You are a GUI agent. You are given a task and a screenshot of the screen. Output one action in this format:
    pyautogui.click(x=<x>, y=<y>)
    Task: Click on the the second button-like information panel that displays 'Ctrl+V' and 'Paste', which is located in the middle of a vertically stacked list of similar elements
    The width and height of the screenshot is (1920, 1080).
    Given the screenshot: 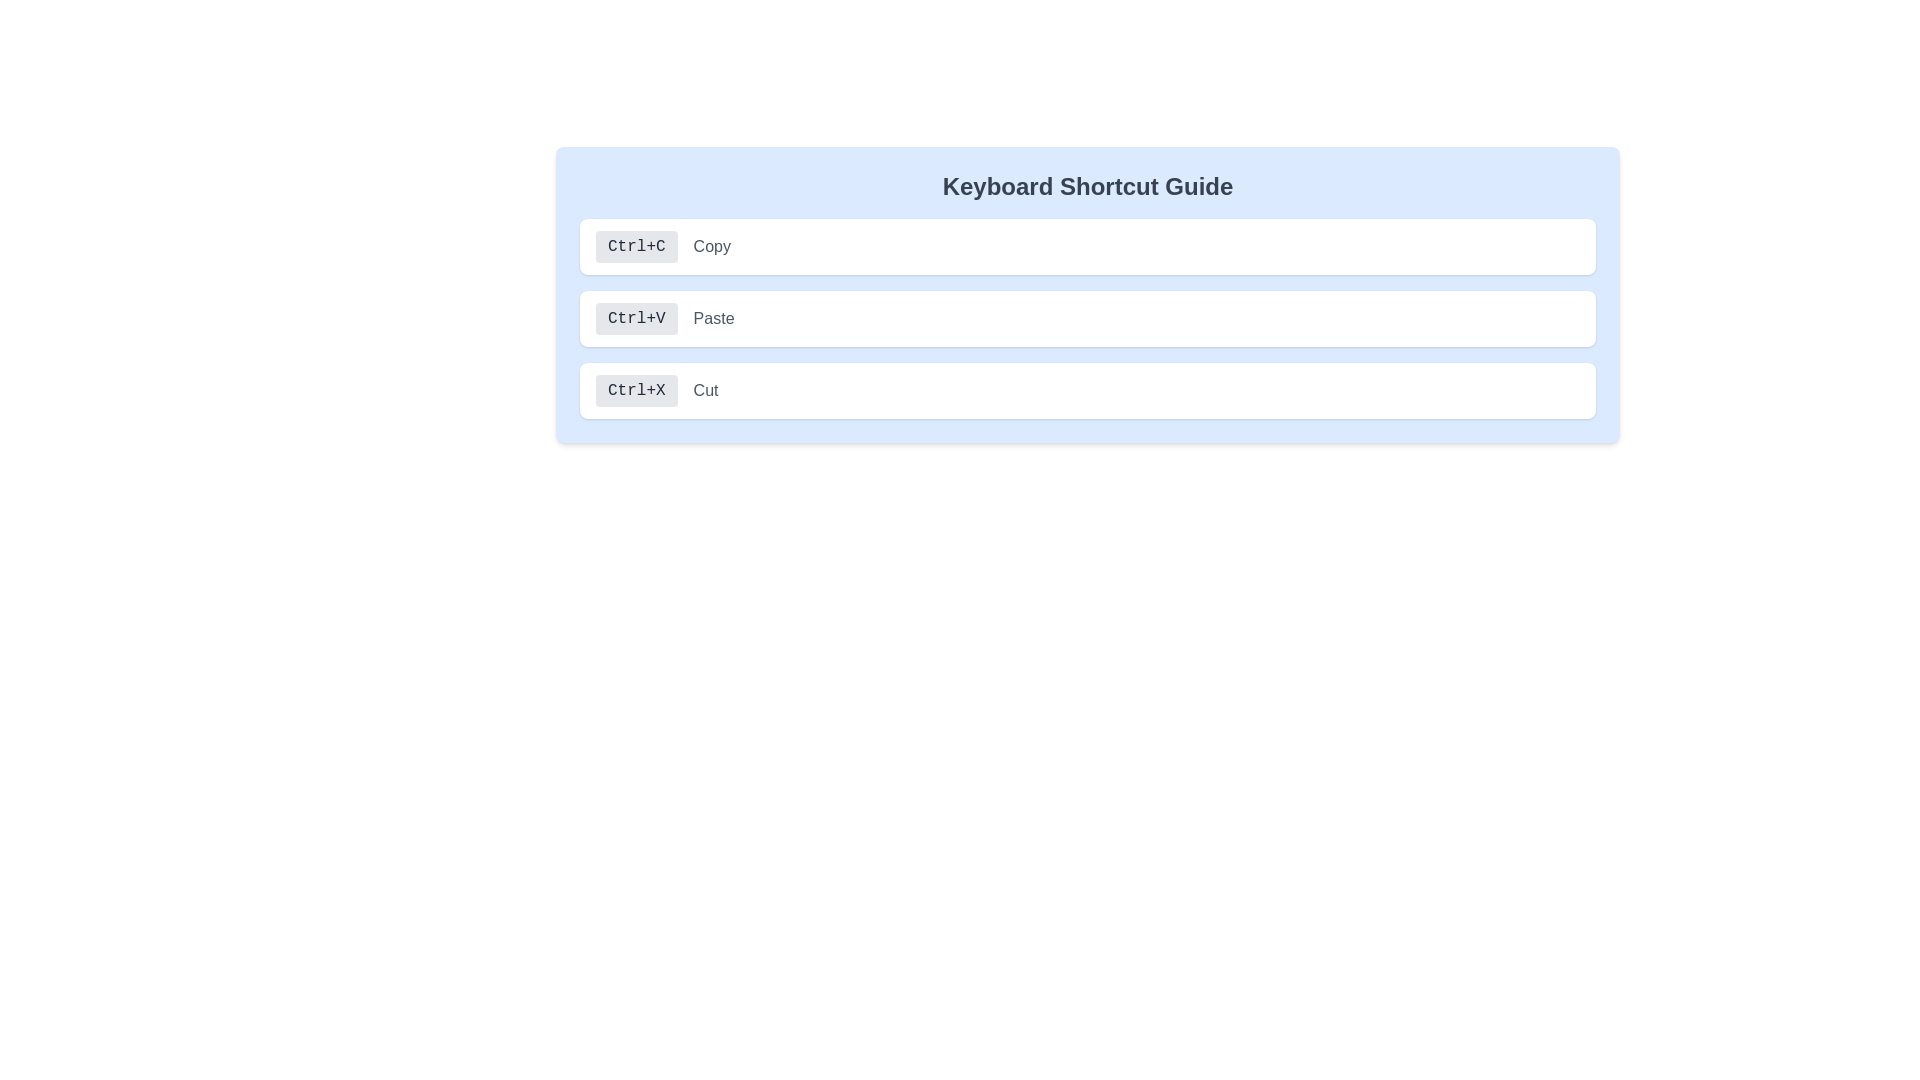 What is the action you would take?
    pyautogui.click(x=1087, y=318)
    